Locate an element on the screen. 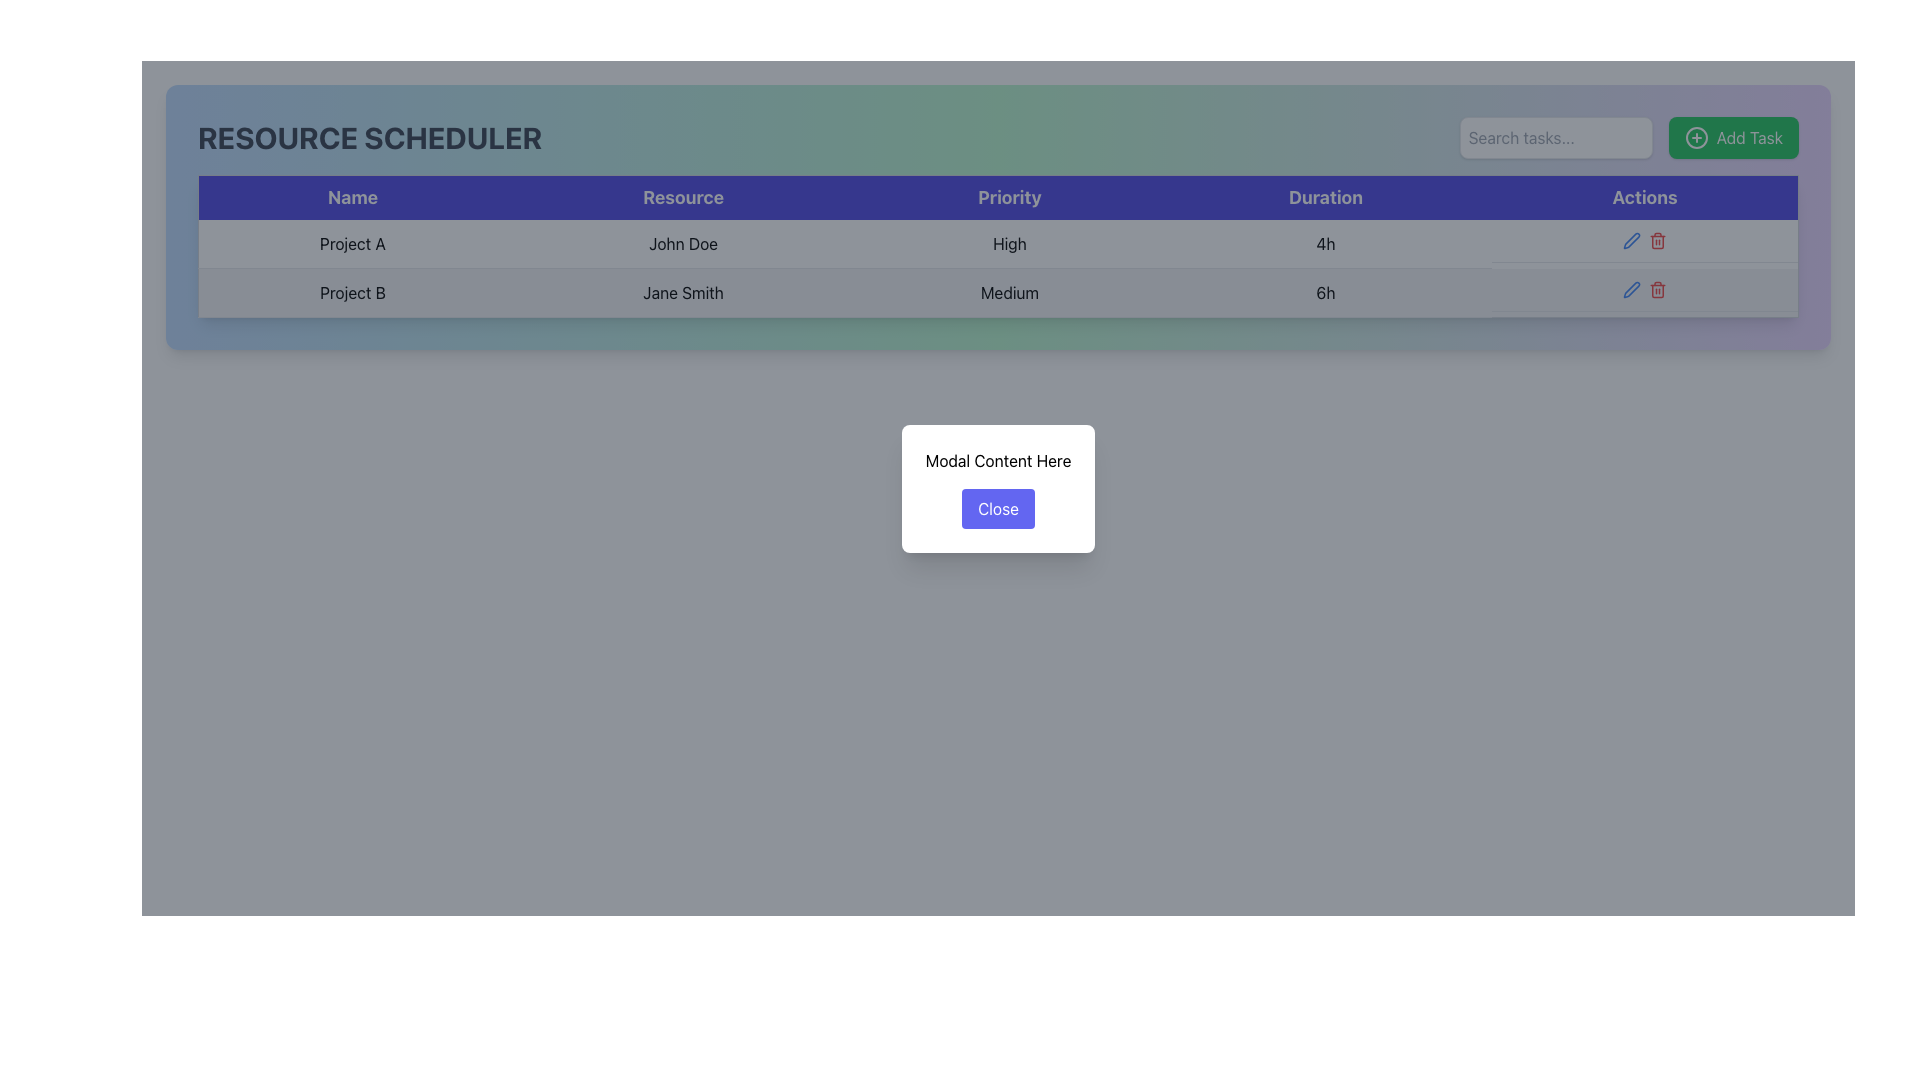 This screenshot has height=1080, width=1920. text snippet displaying 'Modal Content Here' located at the top center of the white modal, above the purple 'Close' button is located at coordinates (998, 460).